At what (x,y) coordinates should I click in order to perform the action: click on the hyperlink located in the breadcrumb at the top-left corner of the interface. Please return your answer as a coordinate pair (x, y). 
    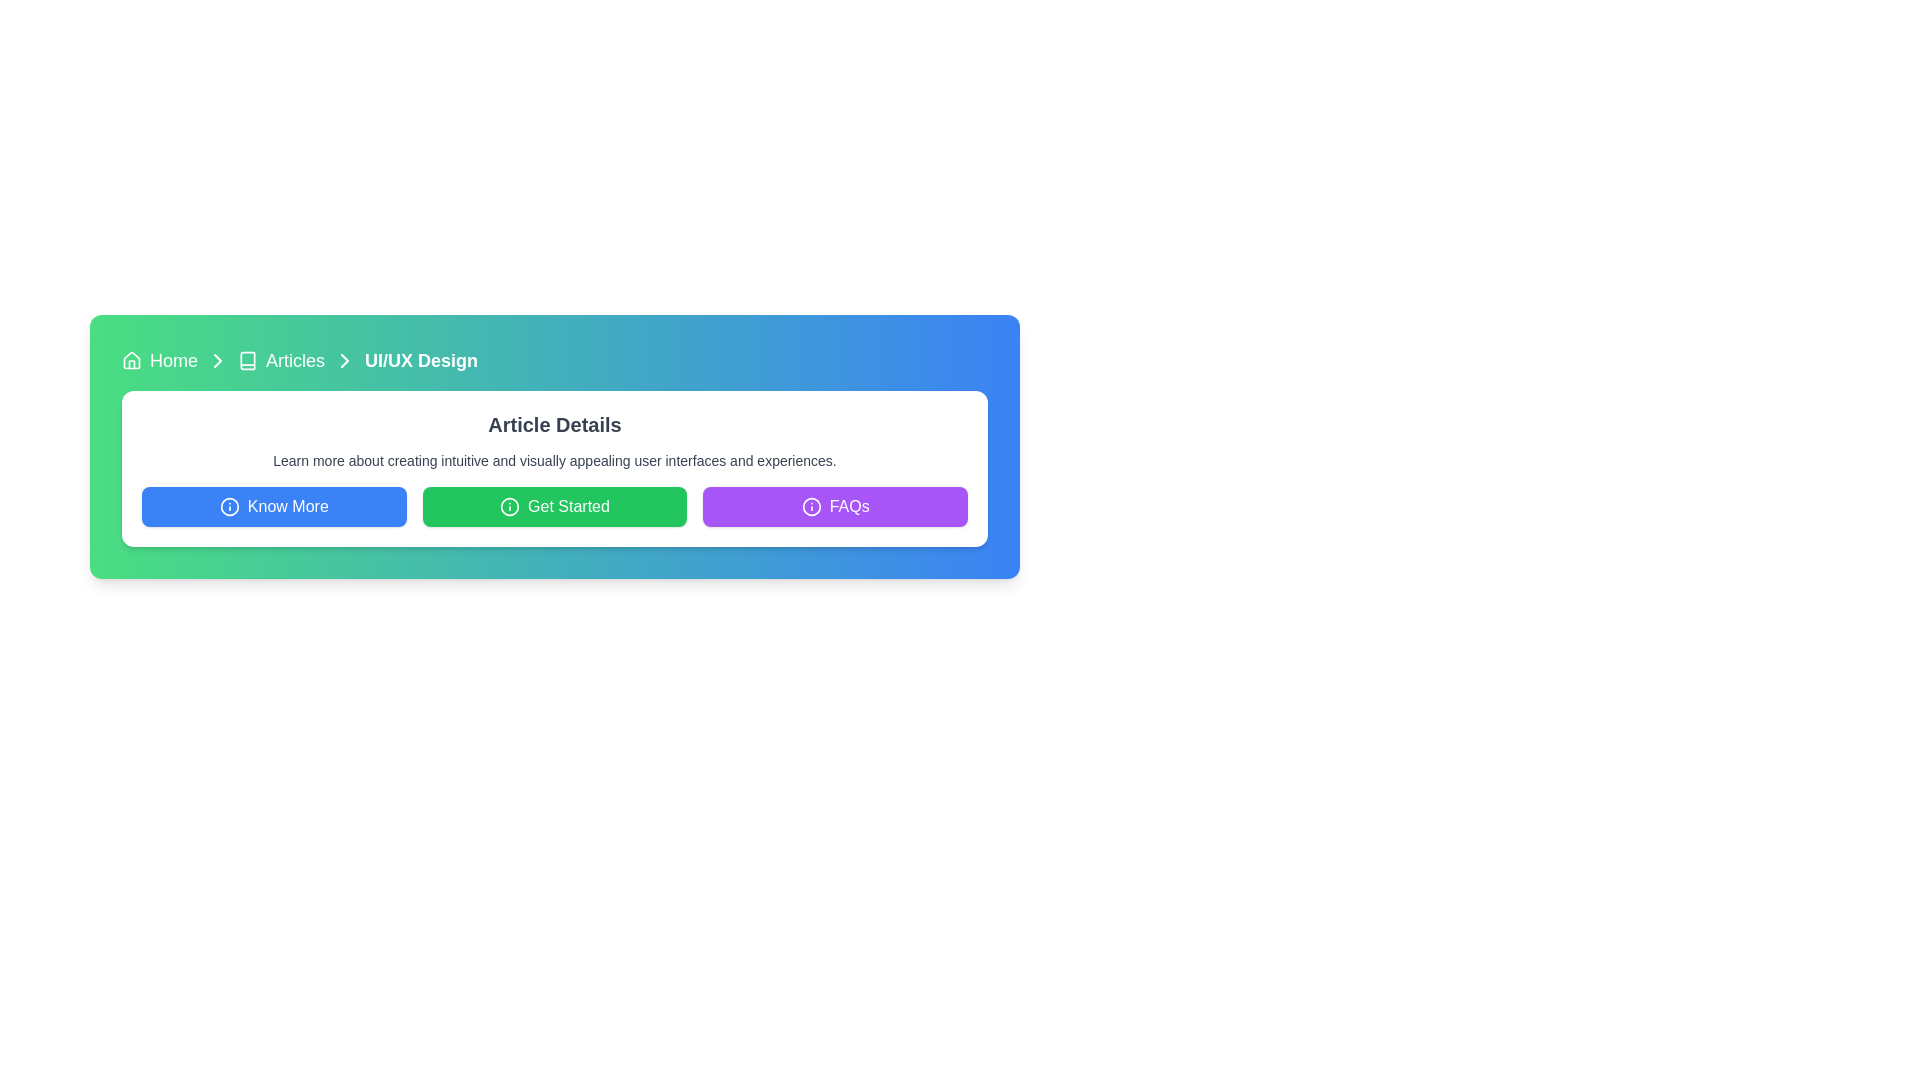
    Looking at the image, I should click on (173, 361).